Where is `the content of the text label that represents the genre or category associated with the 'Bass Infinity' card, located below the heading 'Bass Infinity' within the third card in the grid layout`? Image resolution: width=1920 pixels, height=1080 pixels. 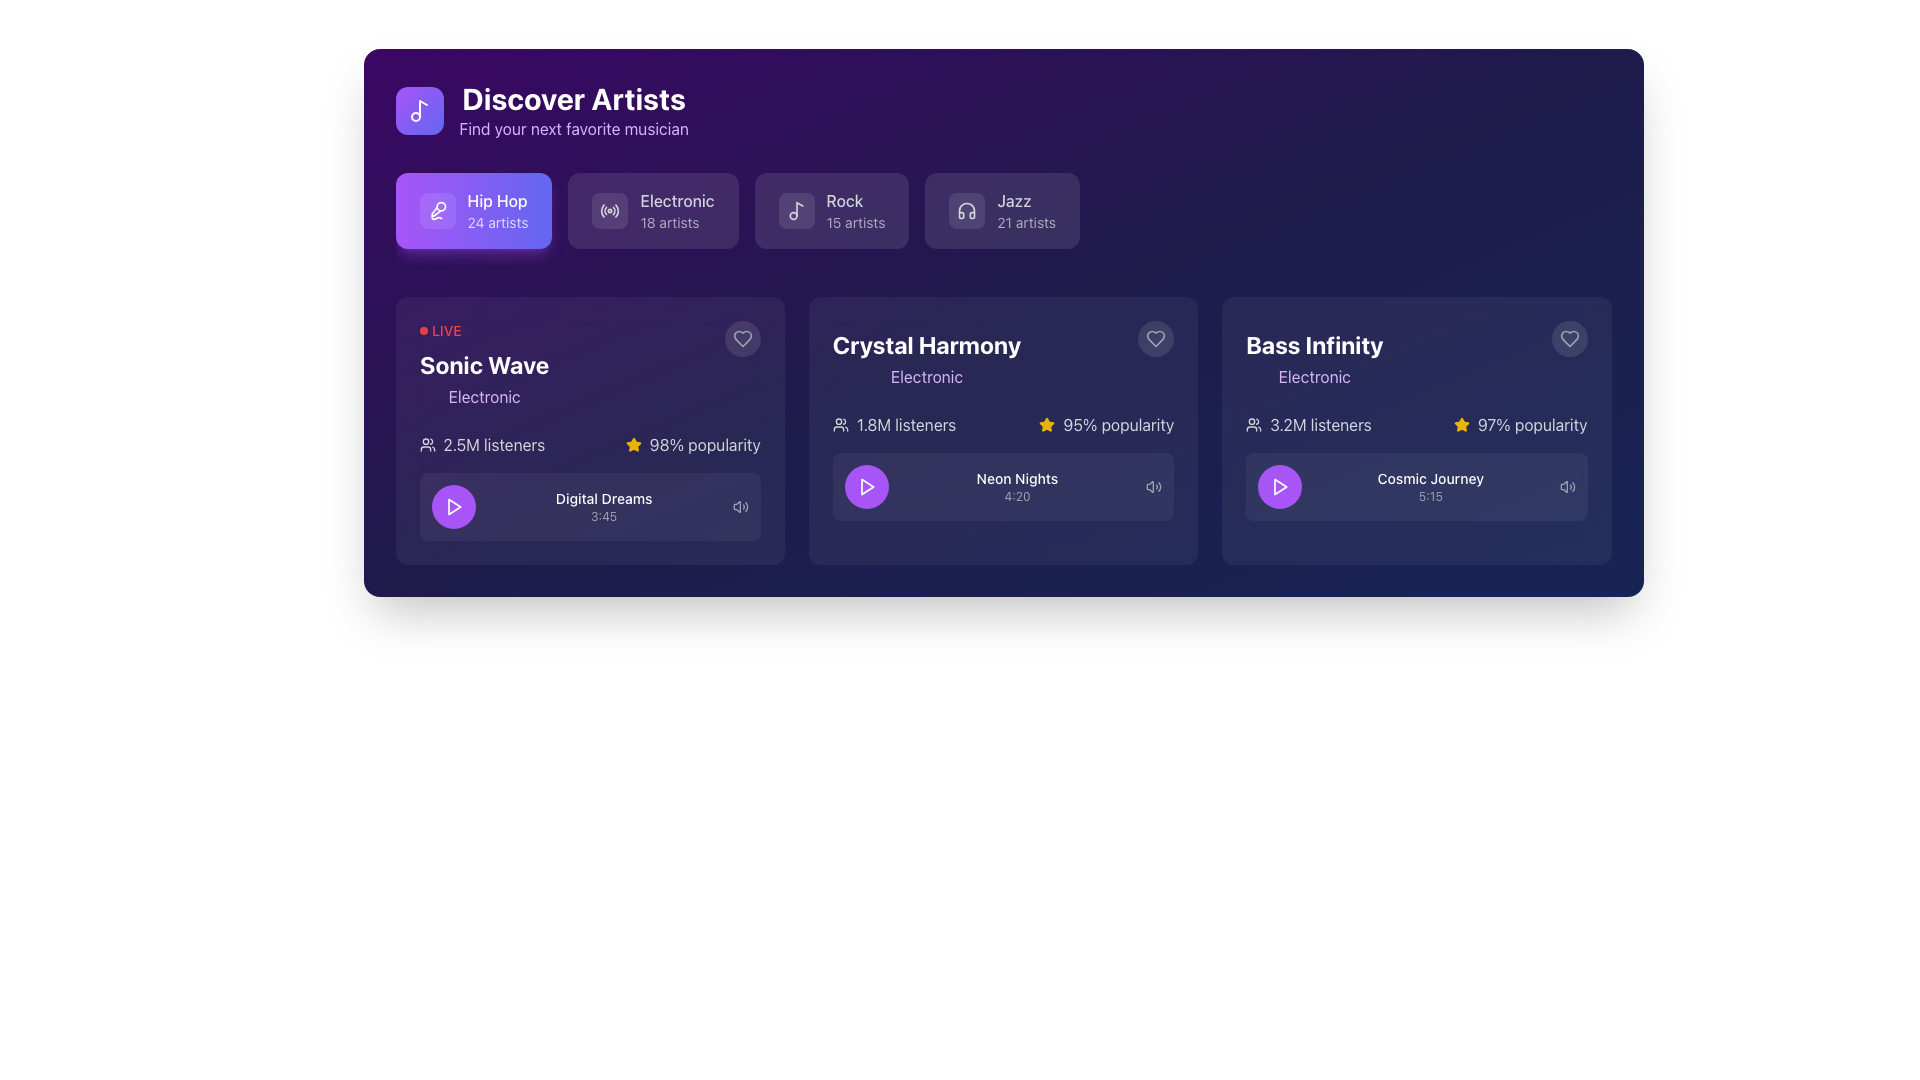
the content of the text label that represents the genre or category associated with the 'Bass Infinity' card, located below the heading 'Bass Infinity' within the third card in the grid layout is located at coordinates (1314, 377).